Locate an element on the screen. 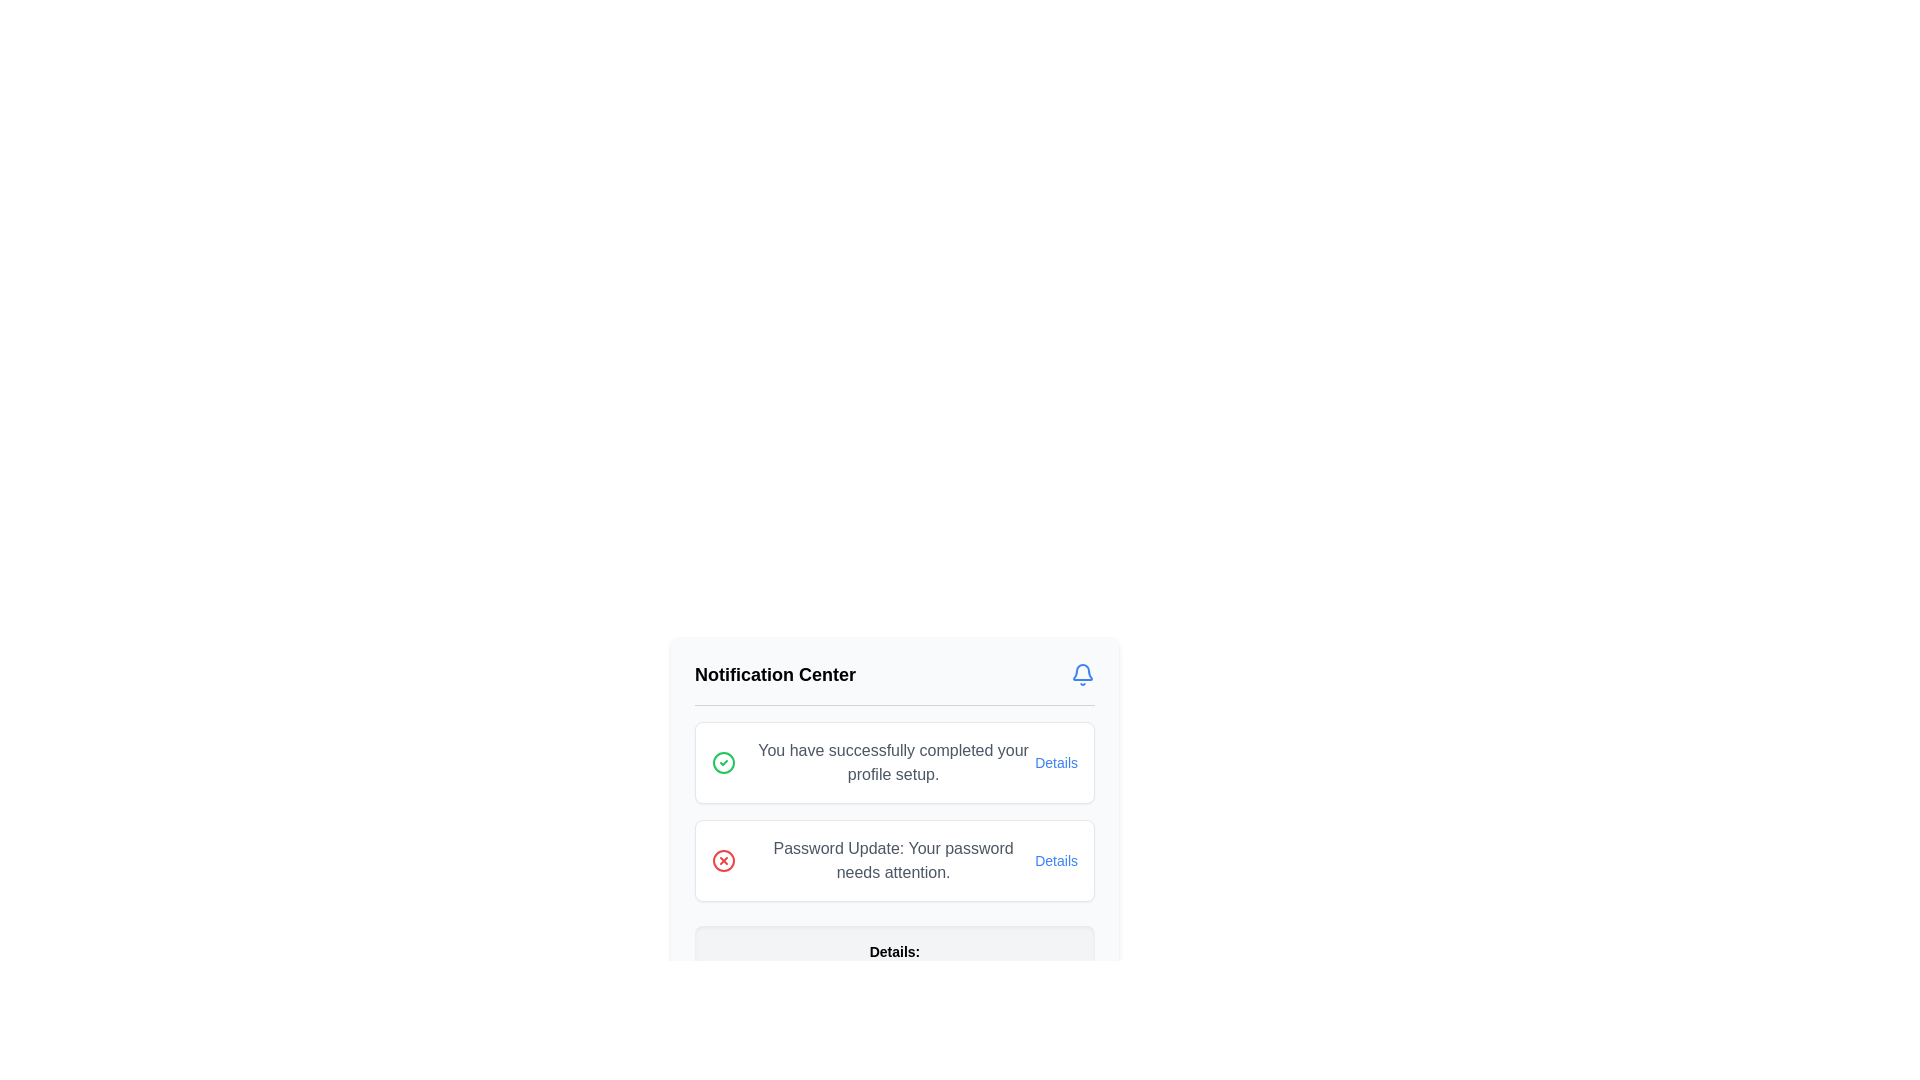 The width and height of the screenshot is (1920, 1080). text label 'Details:' which is a bold, small-sized text positioned at the top of a section, serving as a header within a gray rounded box is located at coordinates (893, 951).